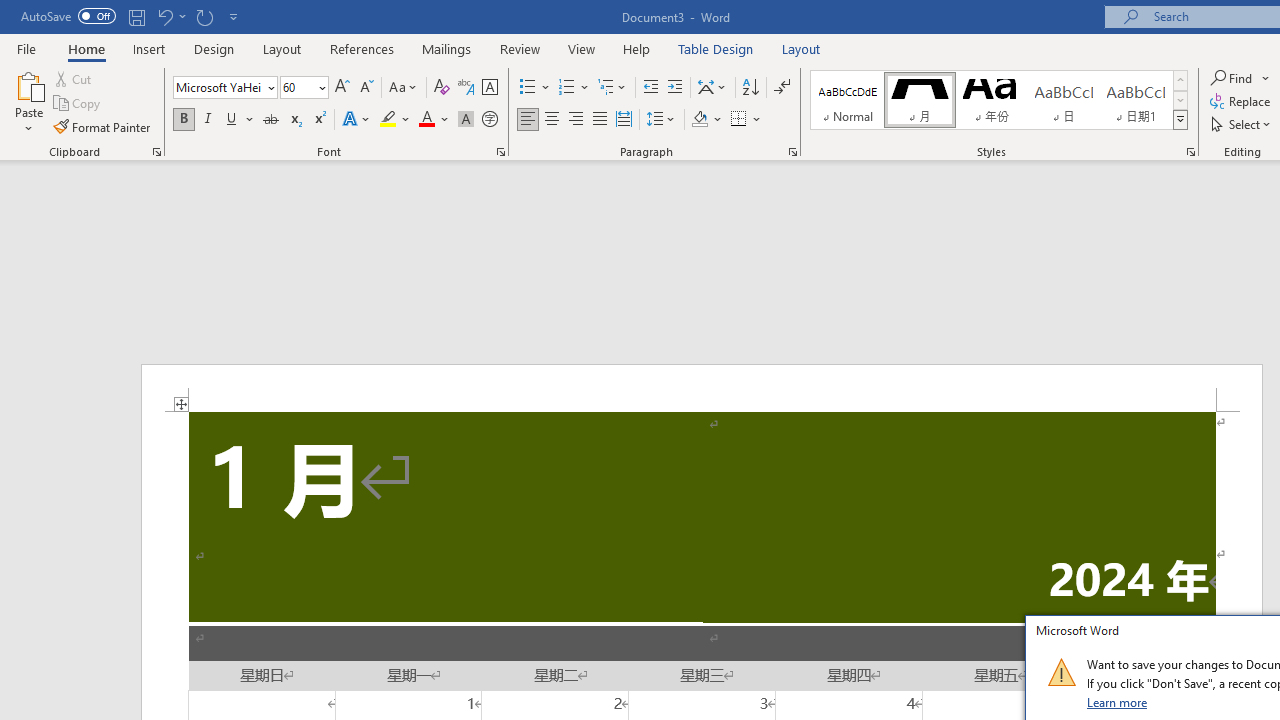  Describe the element at coordinates (464, 86) in the screenshot. I see `'Phonetic Guide...'` at that location.